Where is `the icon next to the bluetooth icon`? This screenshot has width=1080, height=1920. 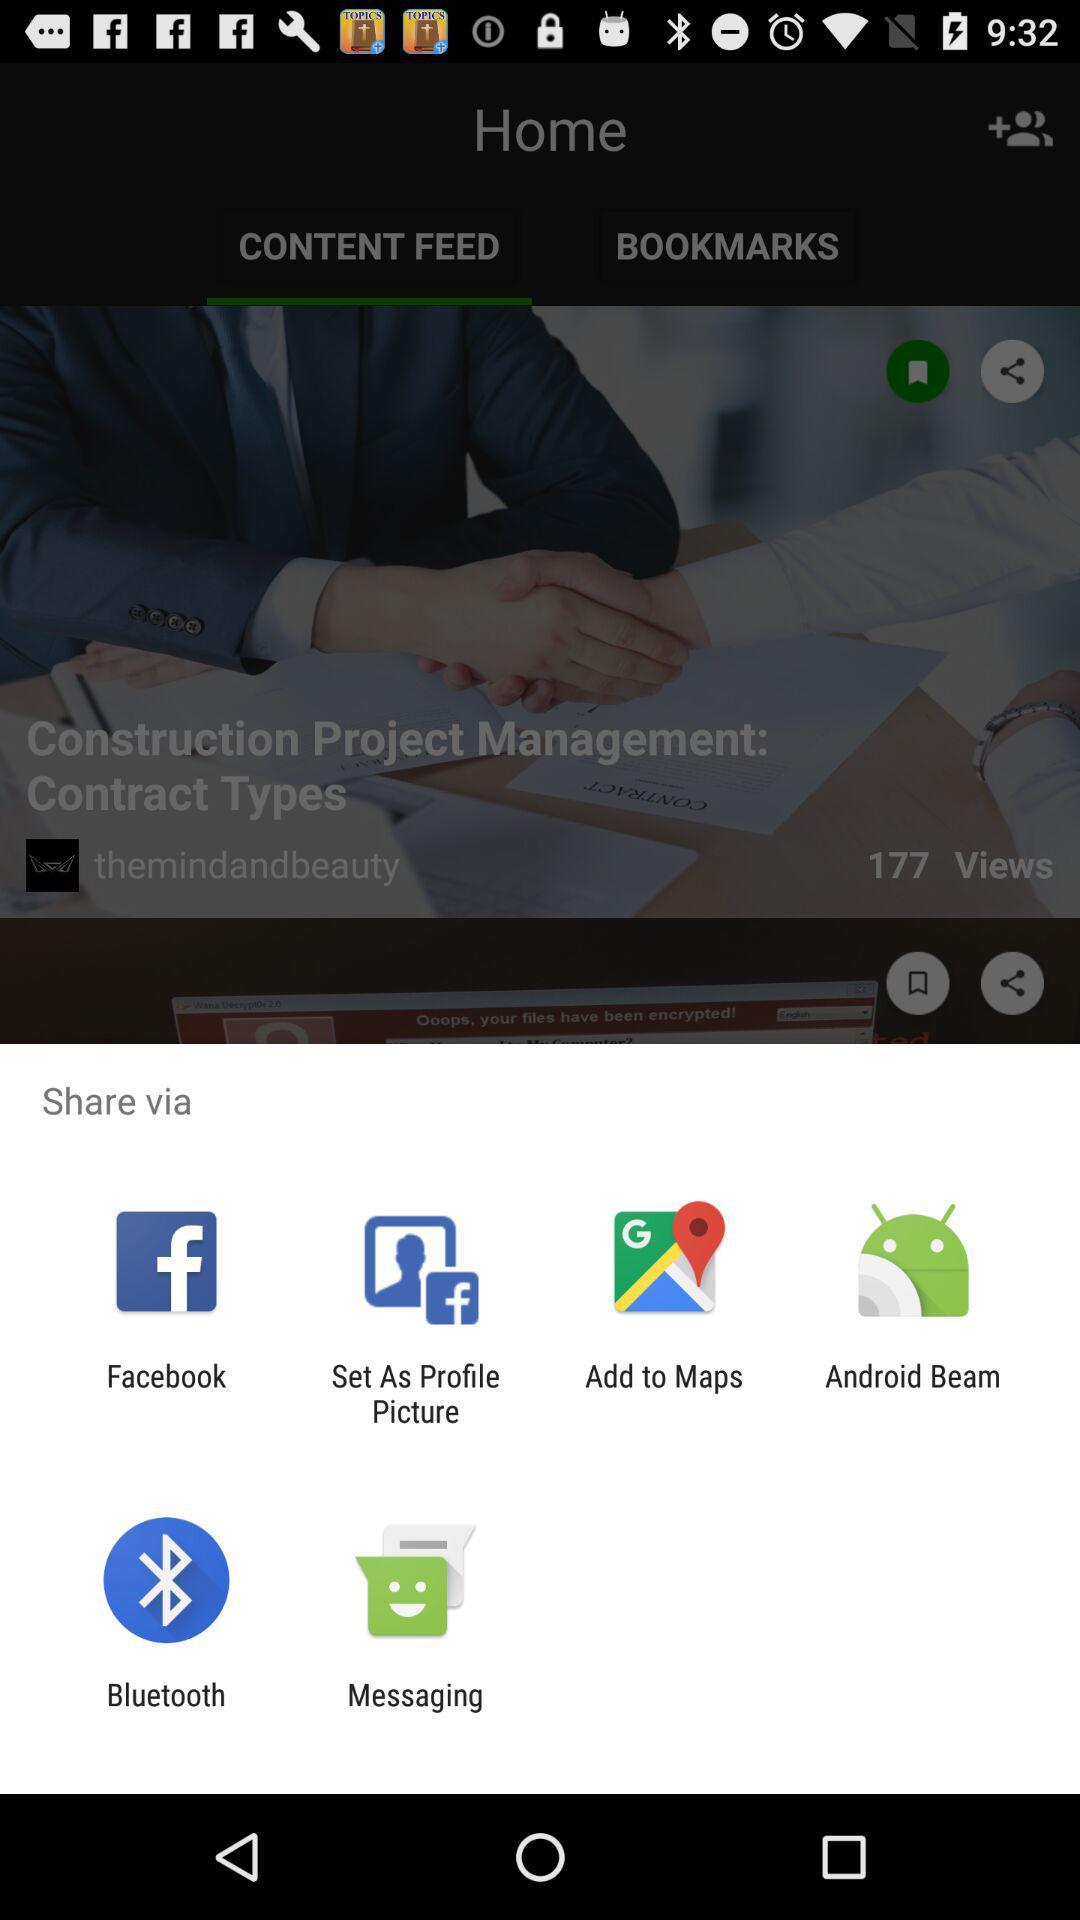 the icon next to the bluetooth icon is located at coordinates (414, 1711).